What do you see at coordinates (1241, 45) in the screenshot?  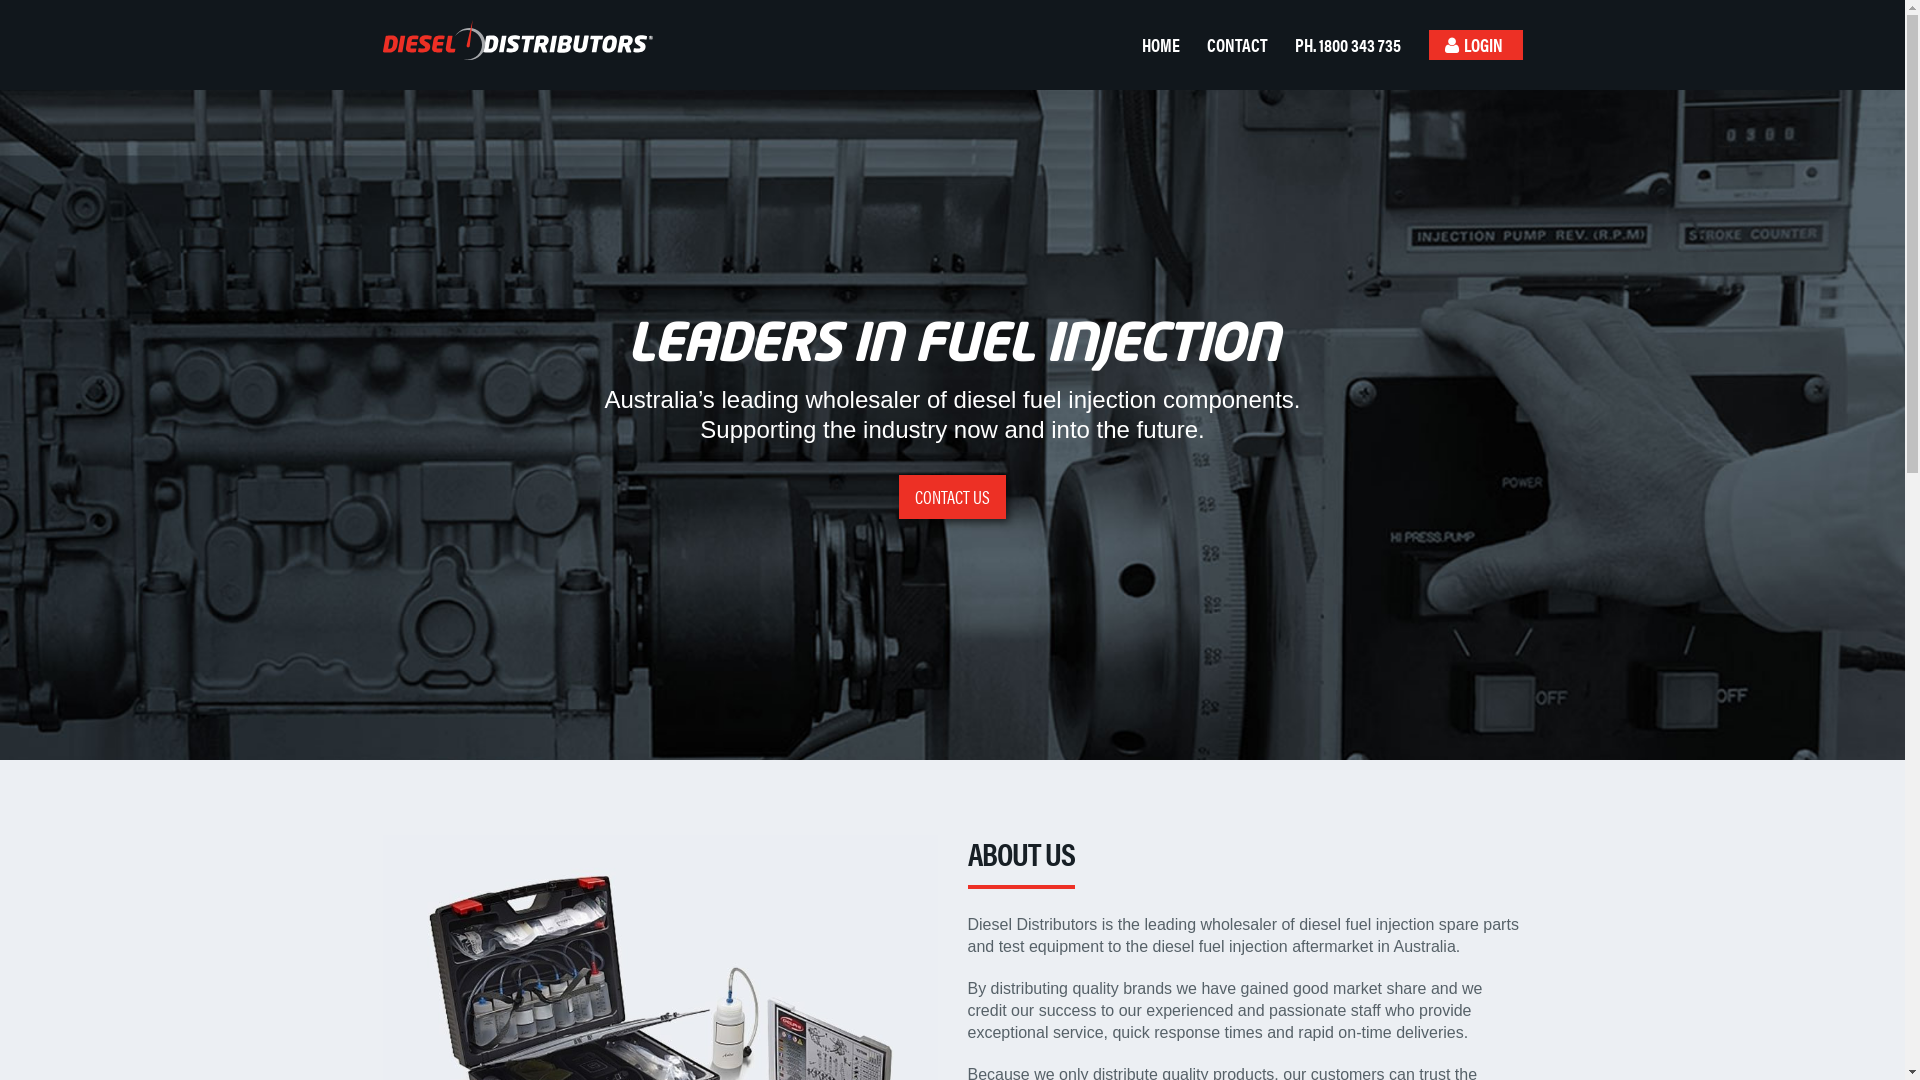 I see `'CONTACT'` at bounding box center [1241, 45].